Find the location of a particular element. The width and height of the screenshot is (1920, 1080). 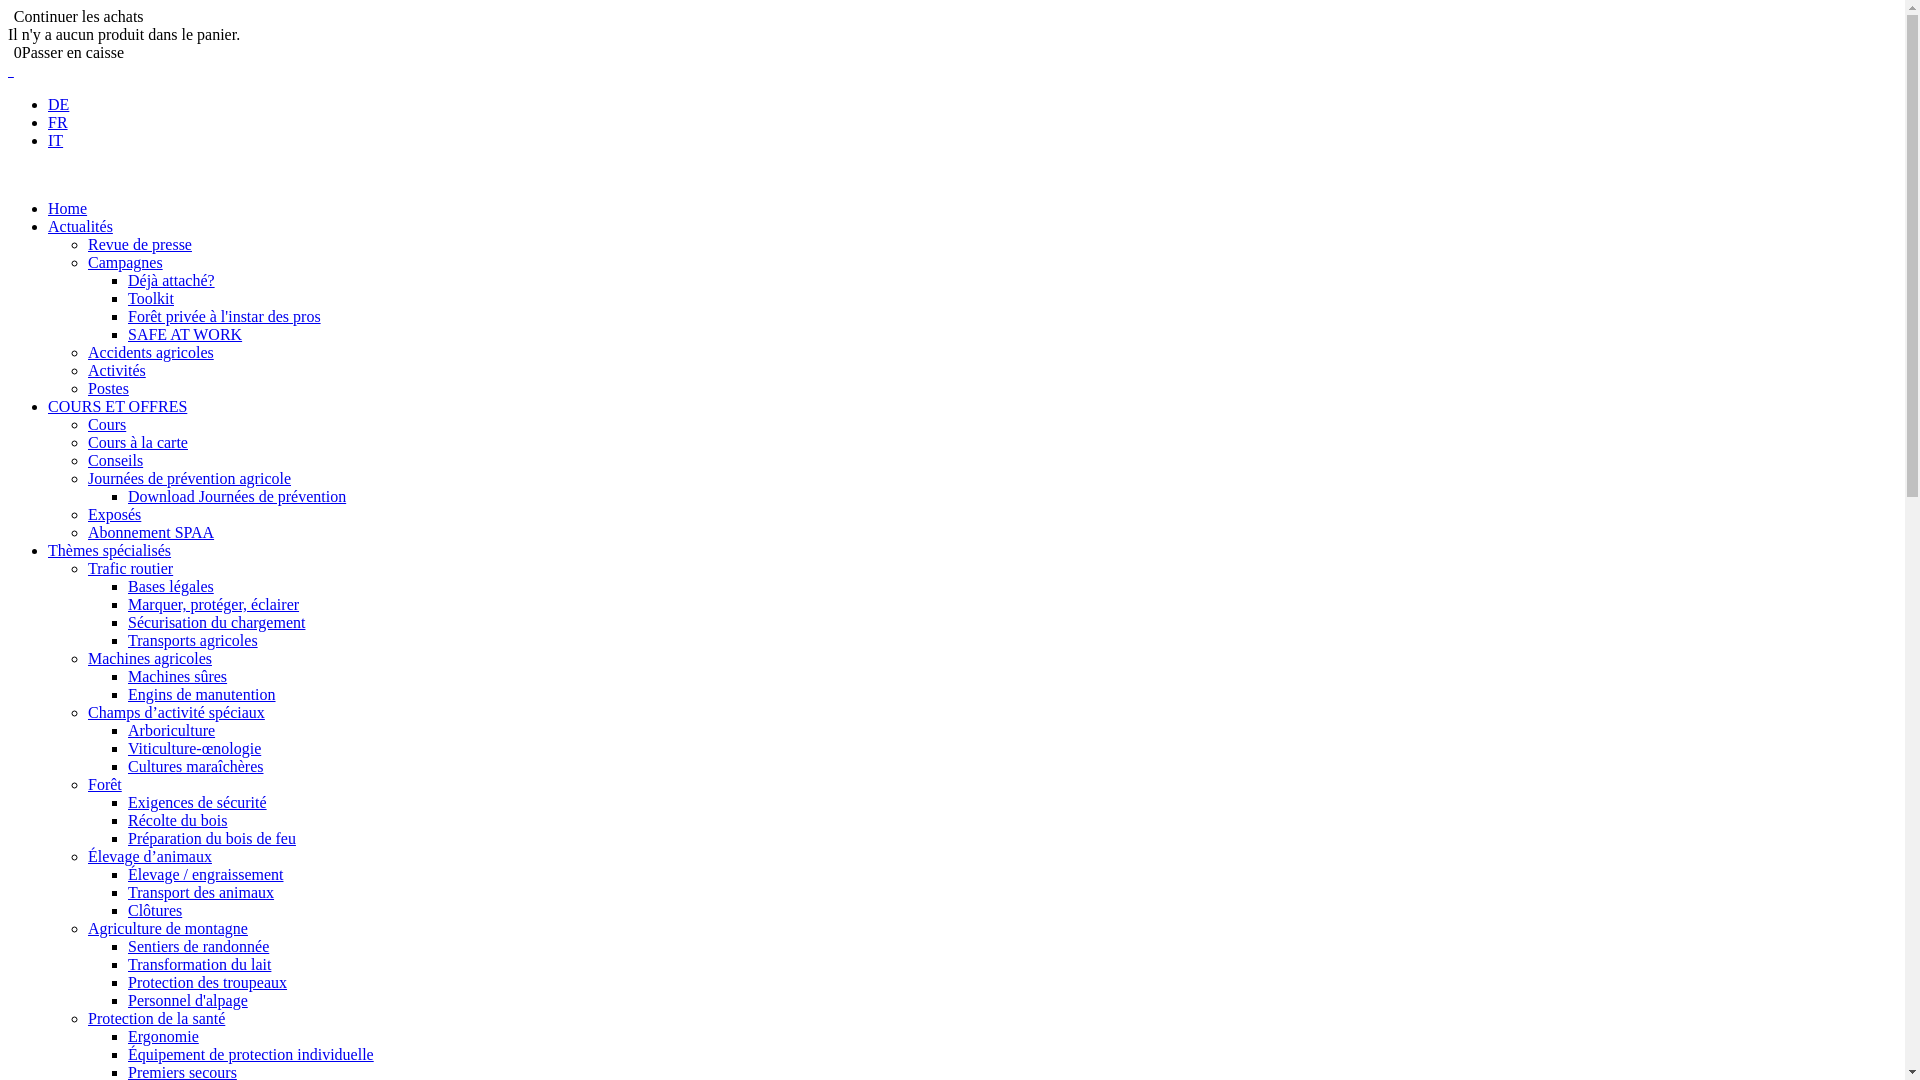

'Transports agricoles' is located at coordinates (127, 640).